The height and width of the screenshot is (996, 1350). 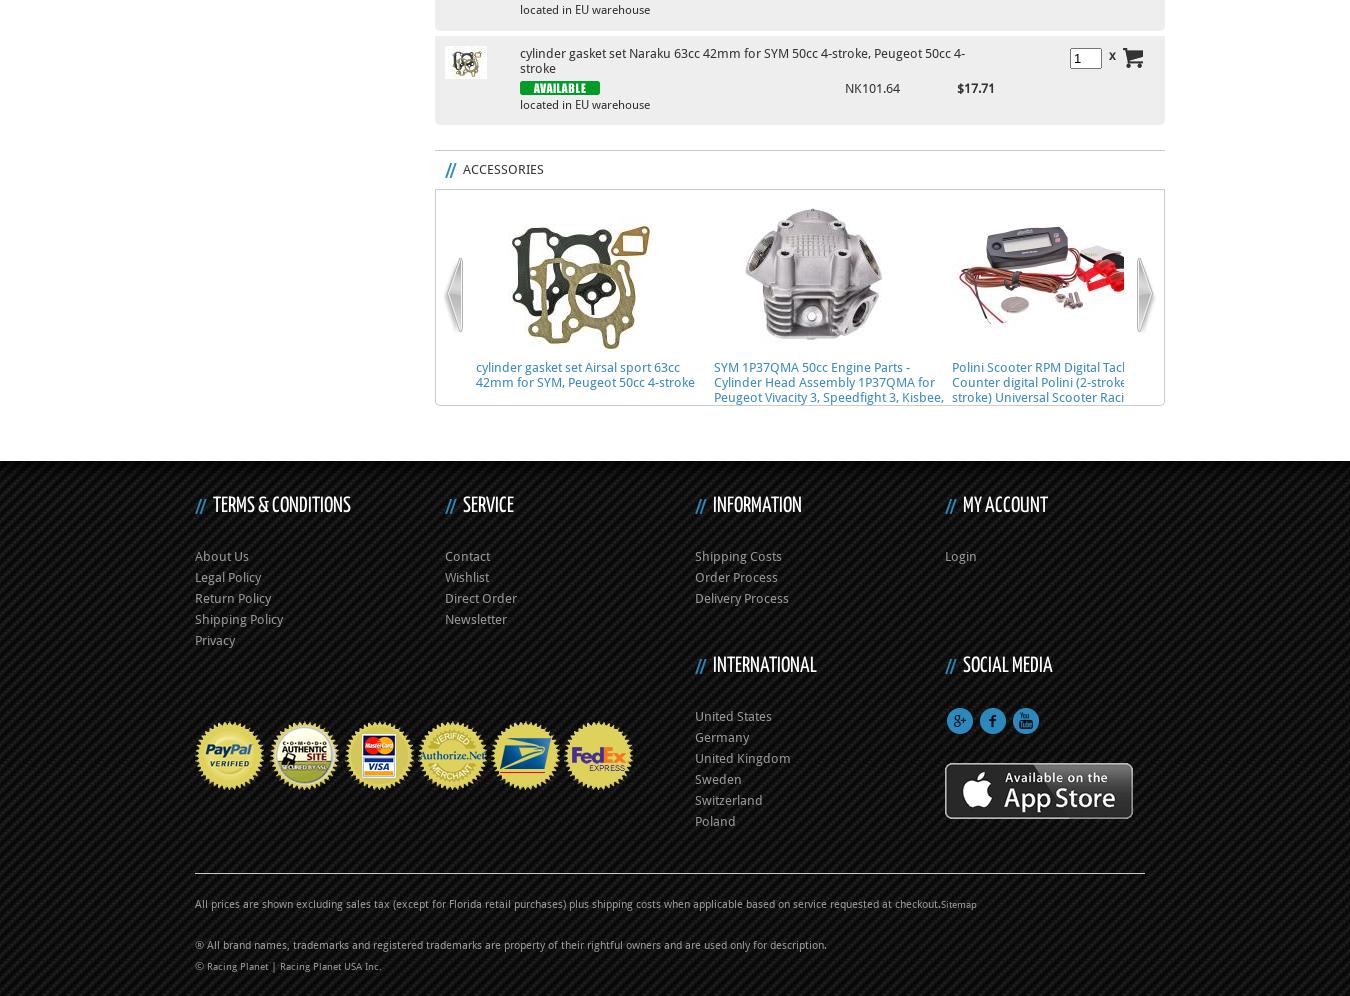 I want to click on 'SERVICE', so click(x=462, y=505).